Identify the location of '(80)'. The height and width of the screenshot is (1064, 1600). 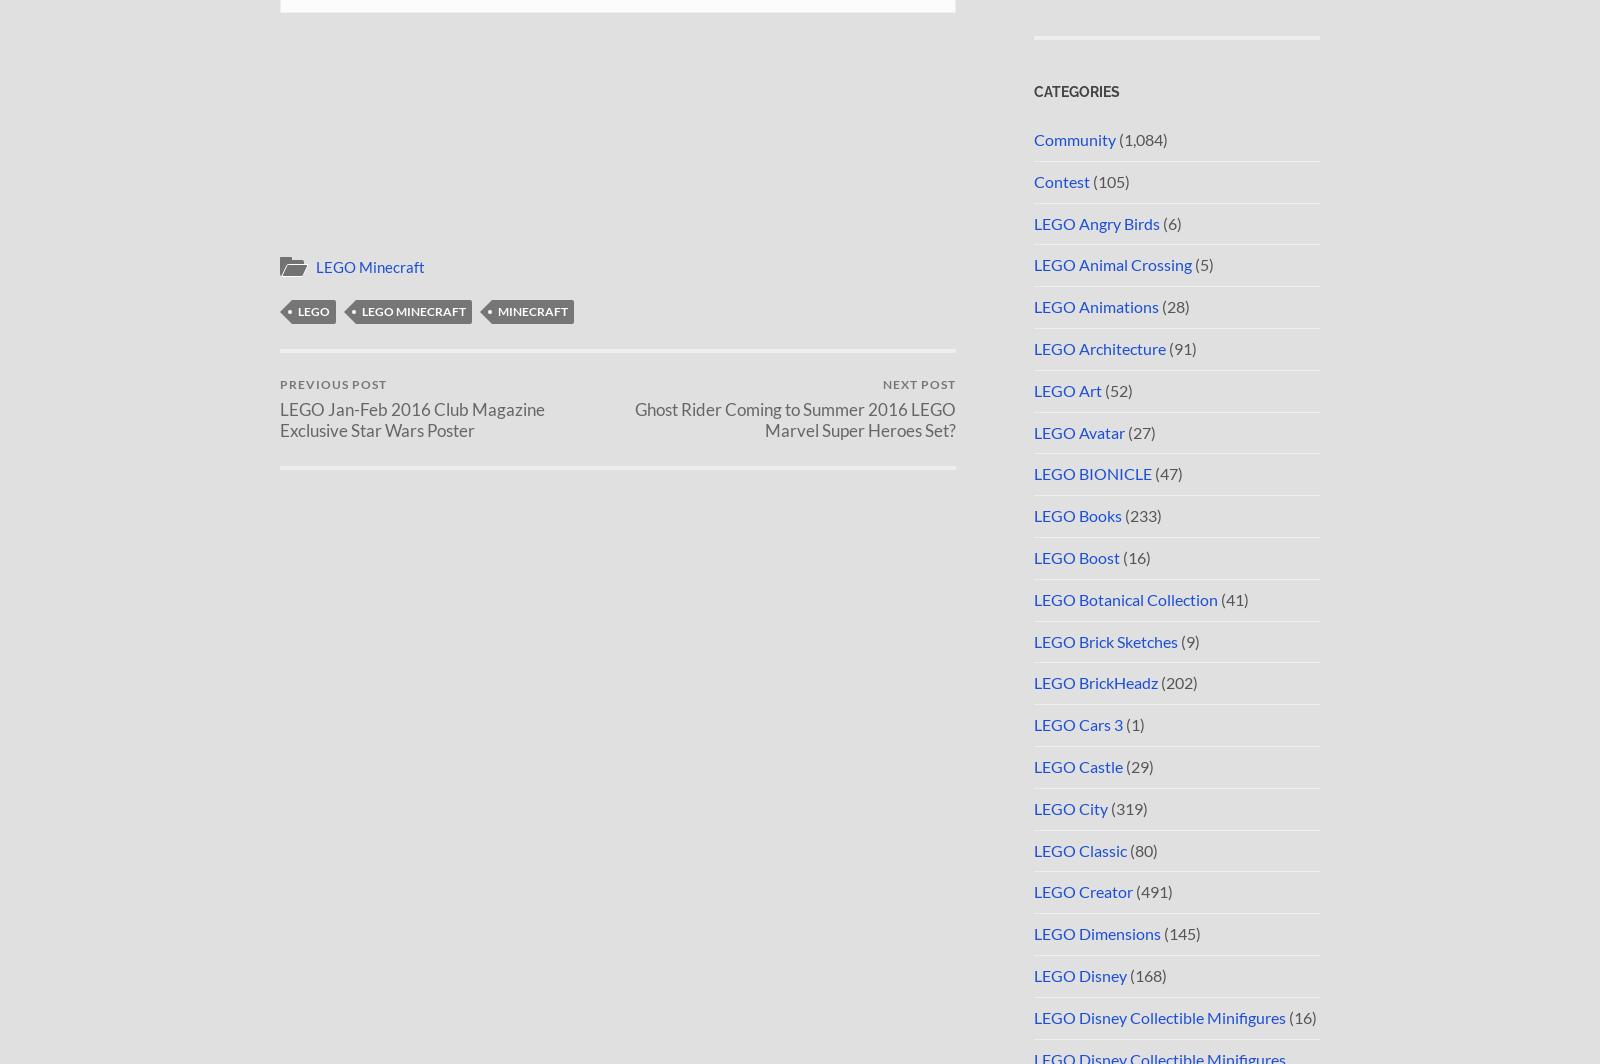
(1142, 849).